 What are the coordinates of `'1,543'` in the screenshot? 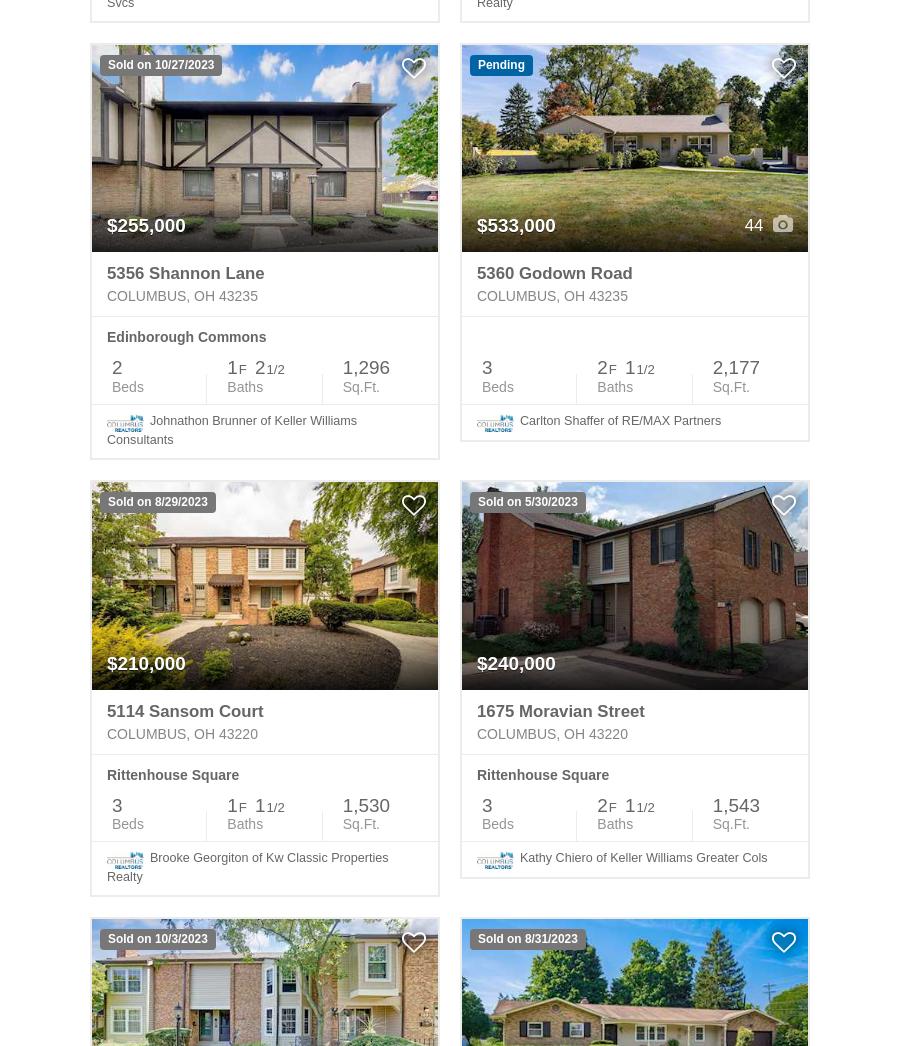 It's located at (710, 804).